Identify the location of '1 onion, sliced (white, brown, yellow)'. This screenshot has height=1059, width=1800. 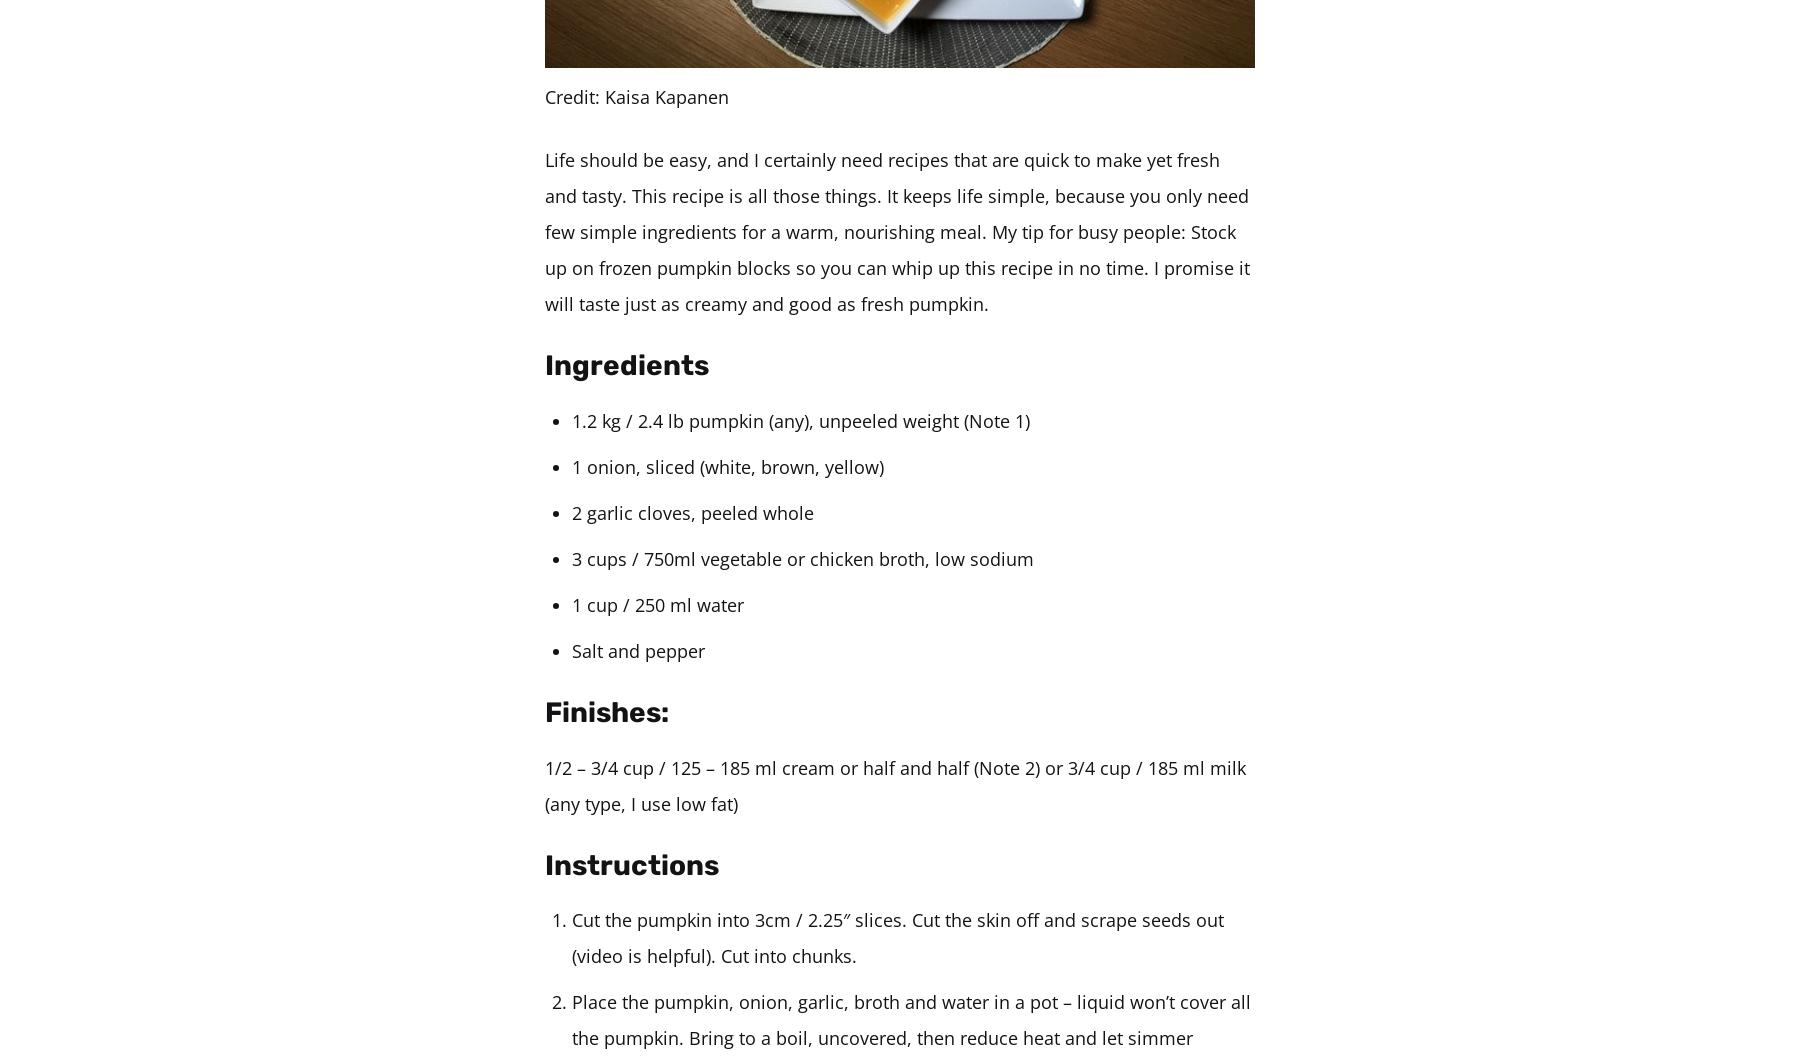
(726, 465).